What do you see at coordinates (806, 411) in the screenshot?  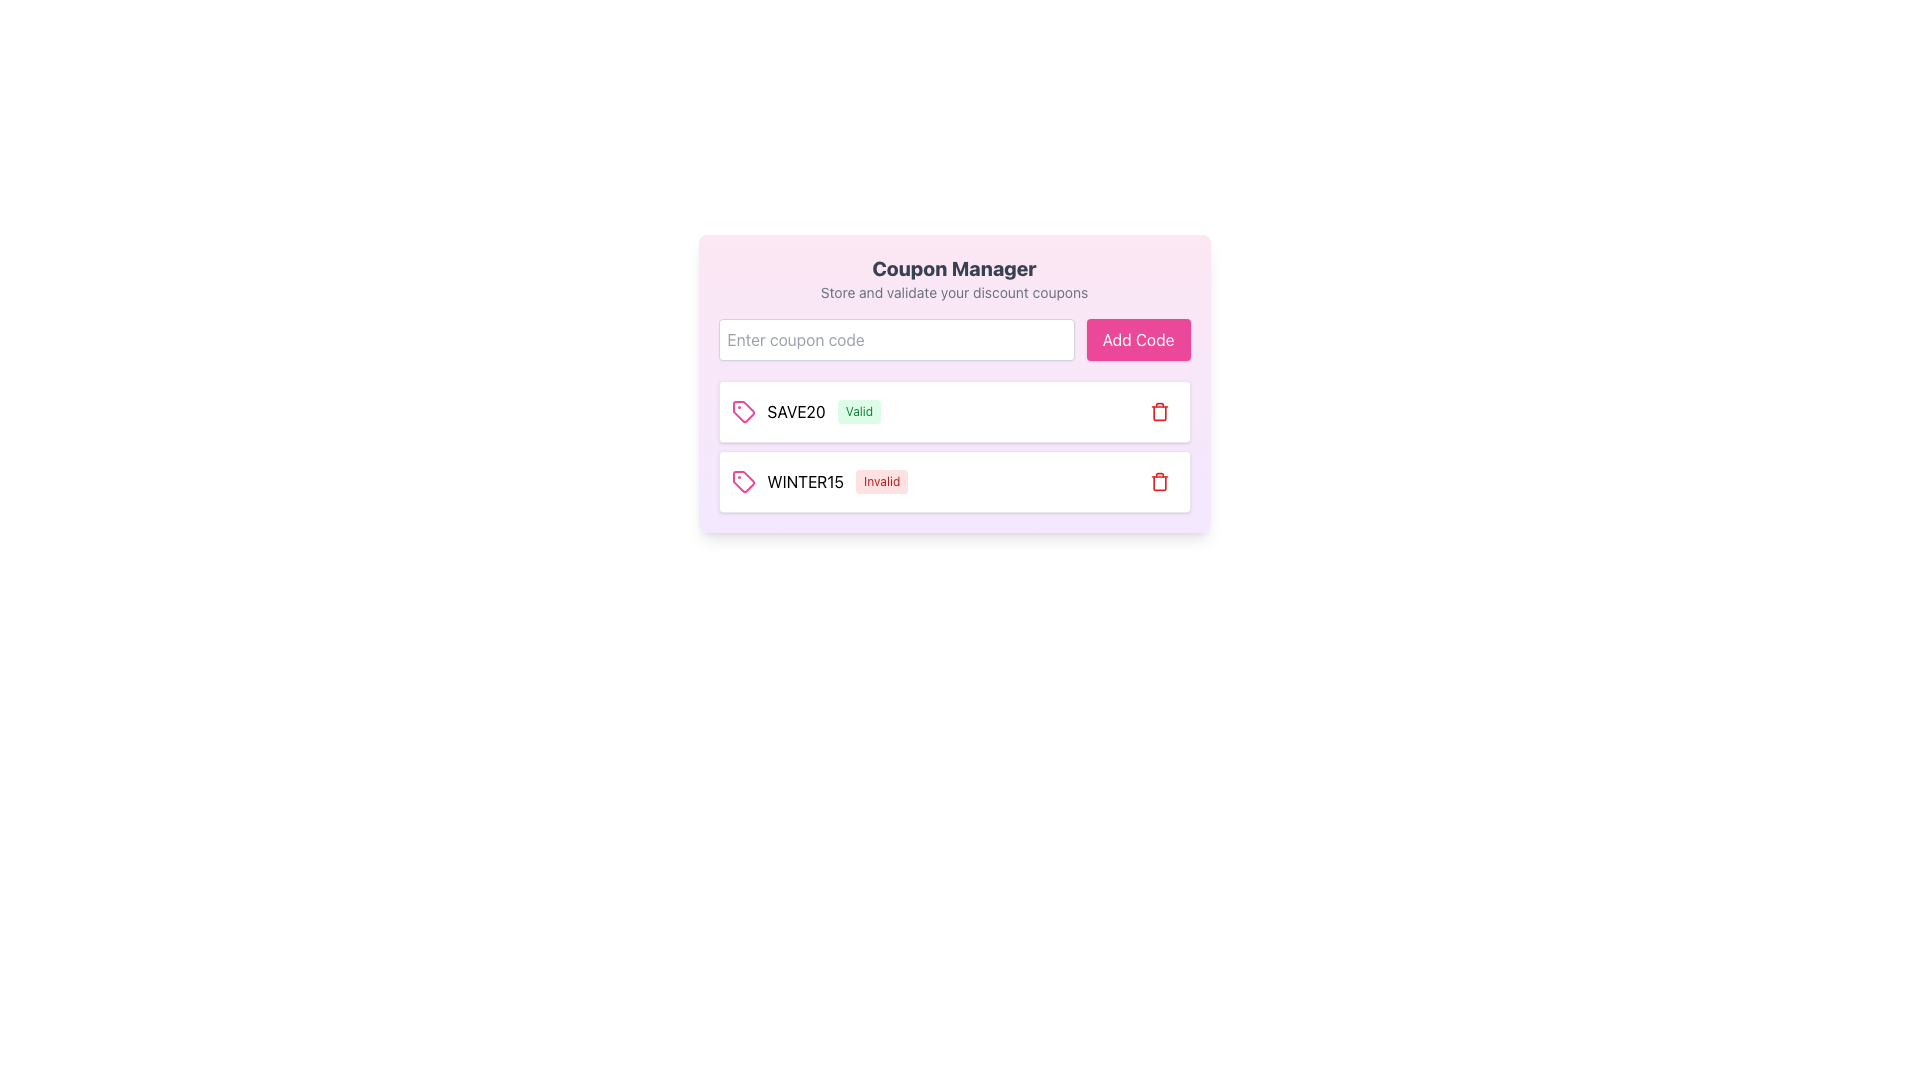 I see `the coupon entry displaying the code 'SAVE20' and its validity status 'Valid', which is the topmost entry in the list of coupon codes` at bounding box center [806, 411].